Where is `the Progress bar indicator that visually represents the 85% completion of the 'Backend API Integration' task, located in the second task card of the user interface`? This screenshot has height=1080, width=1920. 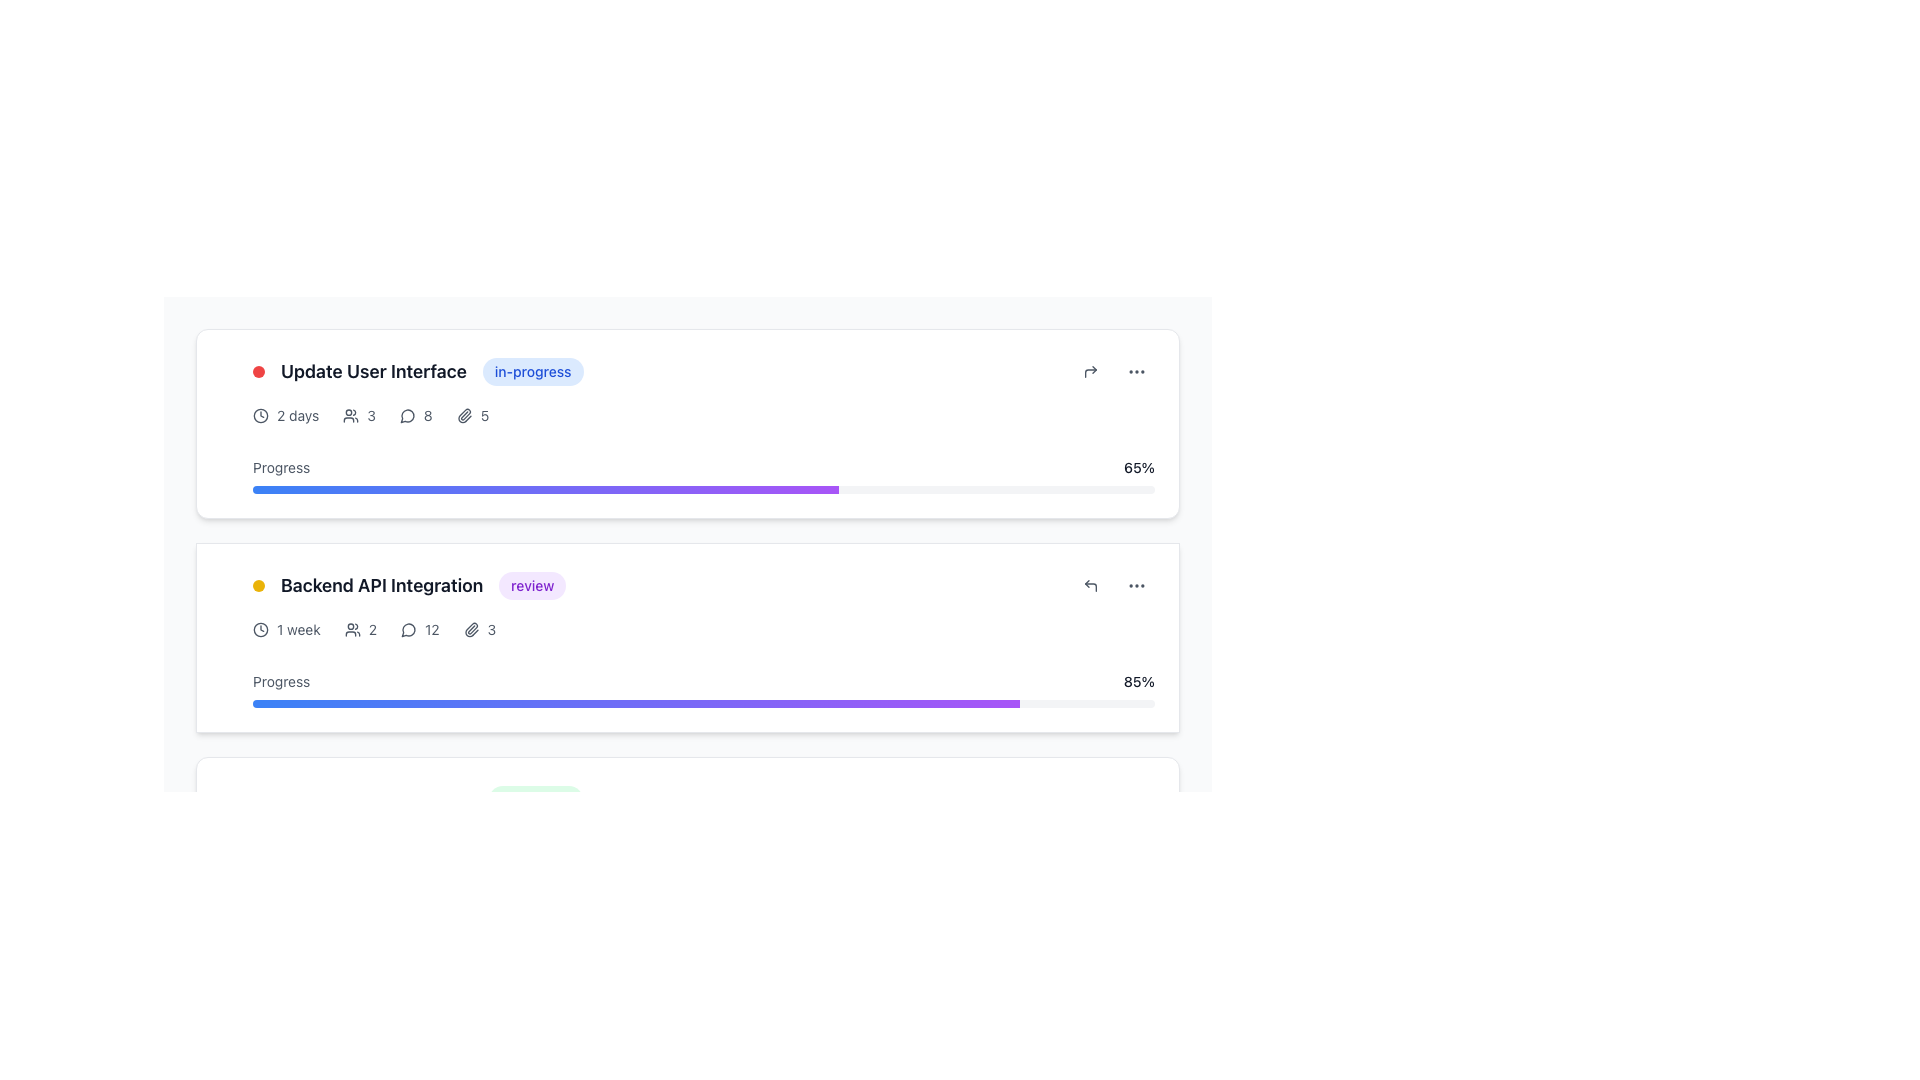 the Progress bar indicator that visually represents the 85% completion of the 'Backend API Integration' task, located in the second task card of the user interface is located at coordinates (635, 703).